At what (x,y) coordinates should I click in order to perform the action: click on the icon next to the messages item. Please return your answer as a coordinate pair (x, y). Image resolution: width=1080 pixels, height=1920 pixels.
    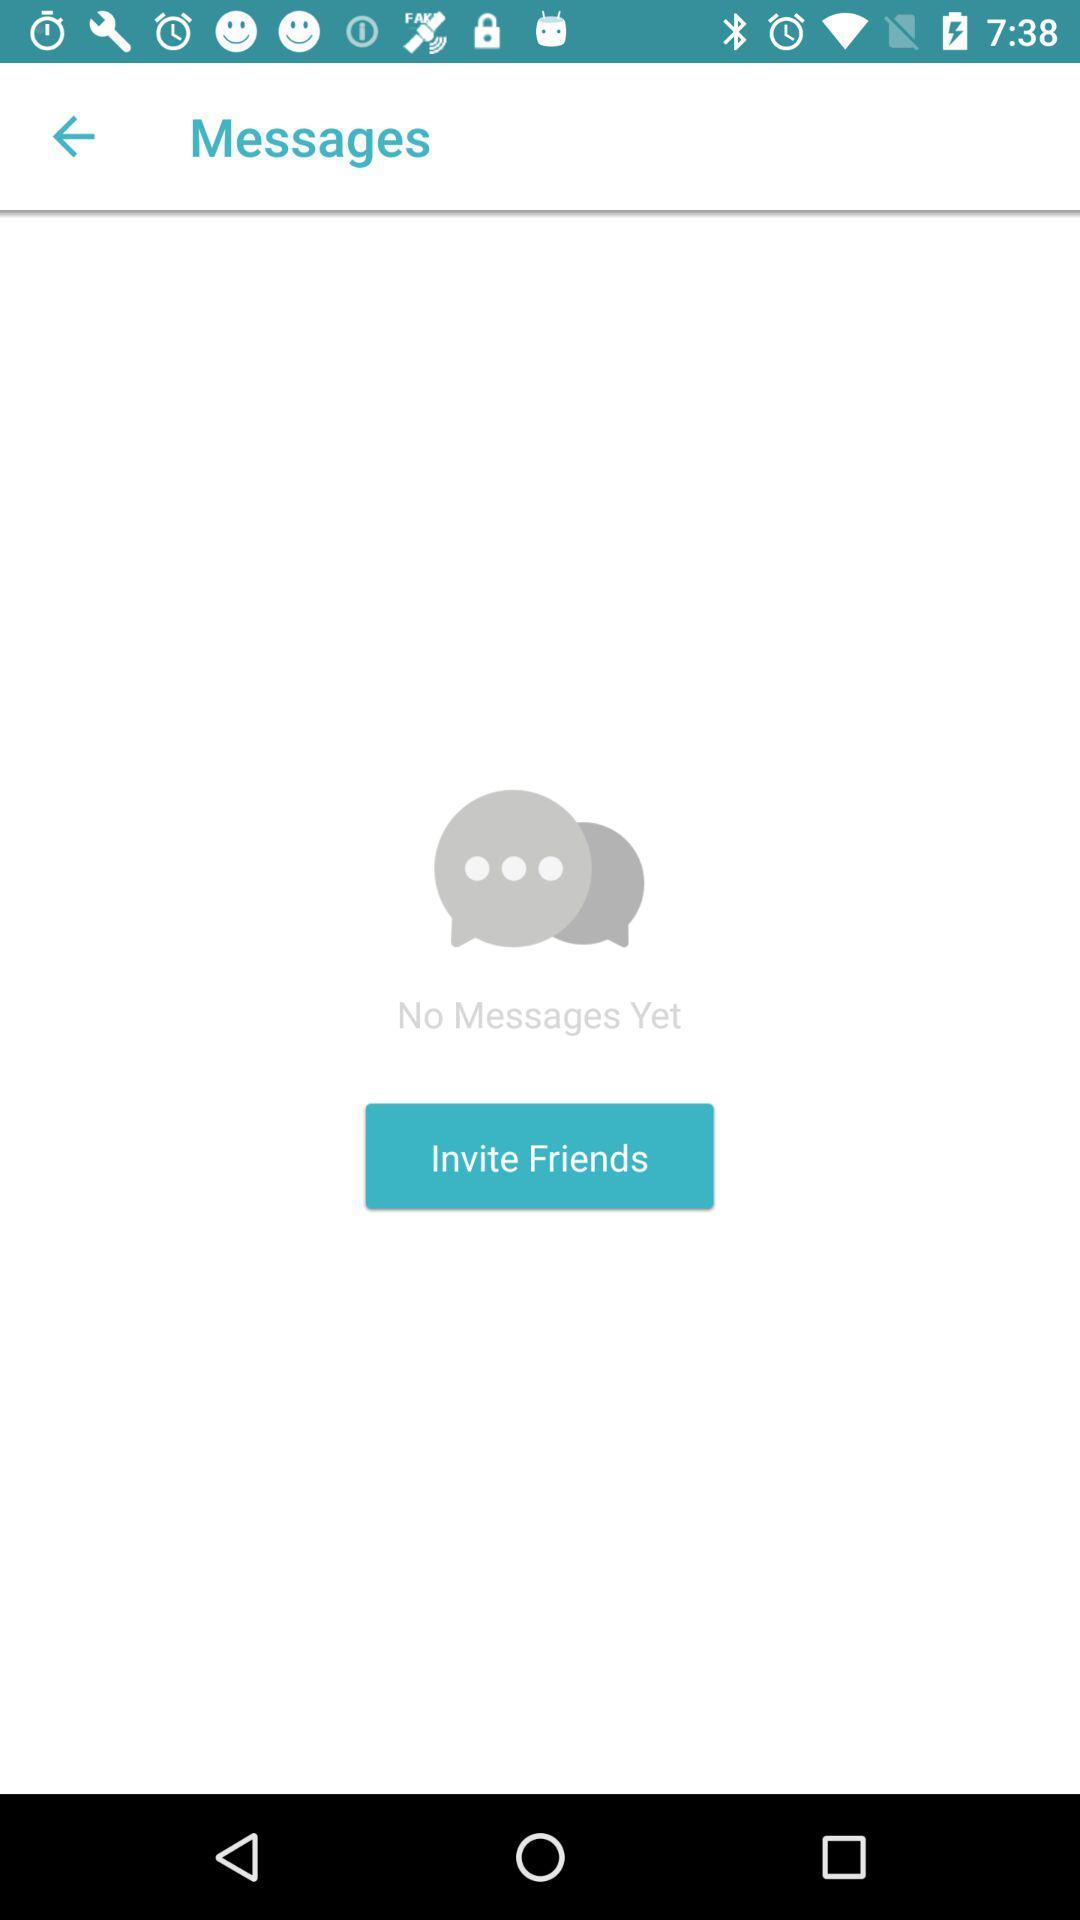
    Looking at the image, I should click on (72, 135).